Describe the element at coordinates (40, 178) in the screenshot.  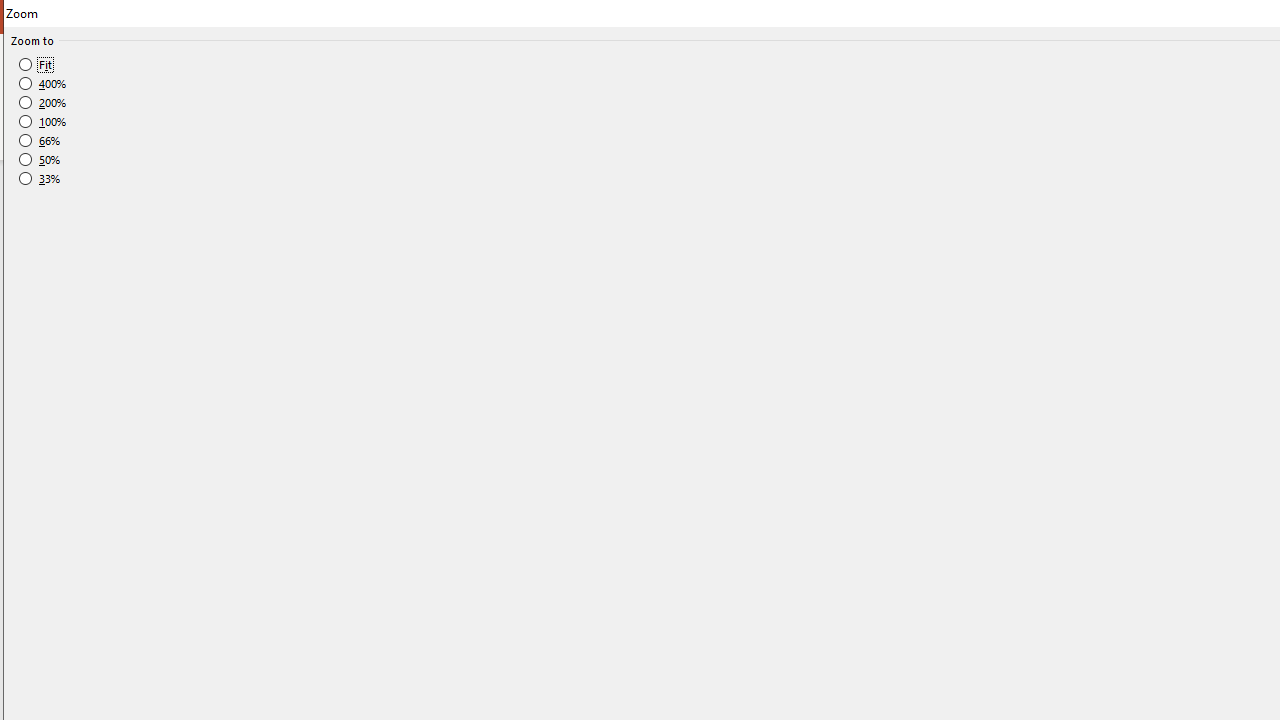
I see `'33%'` at that location.